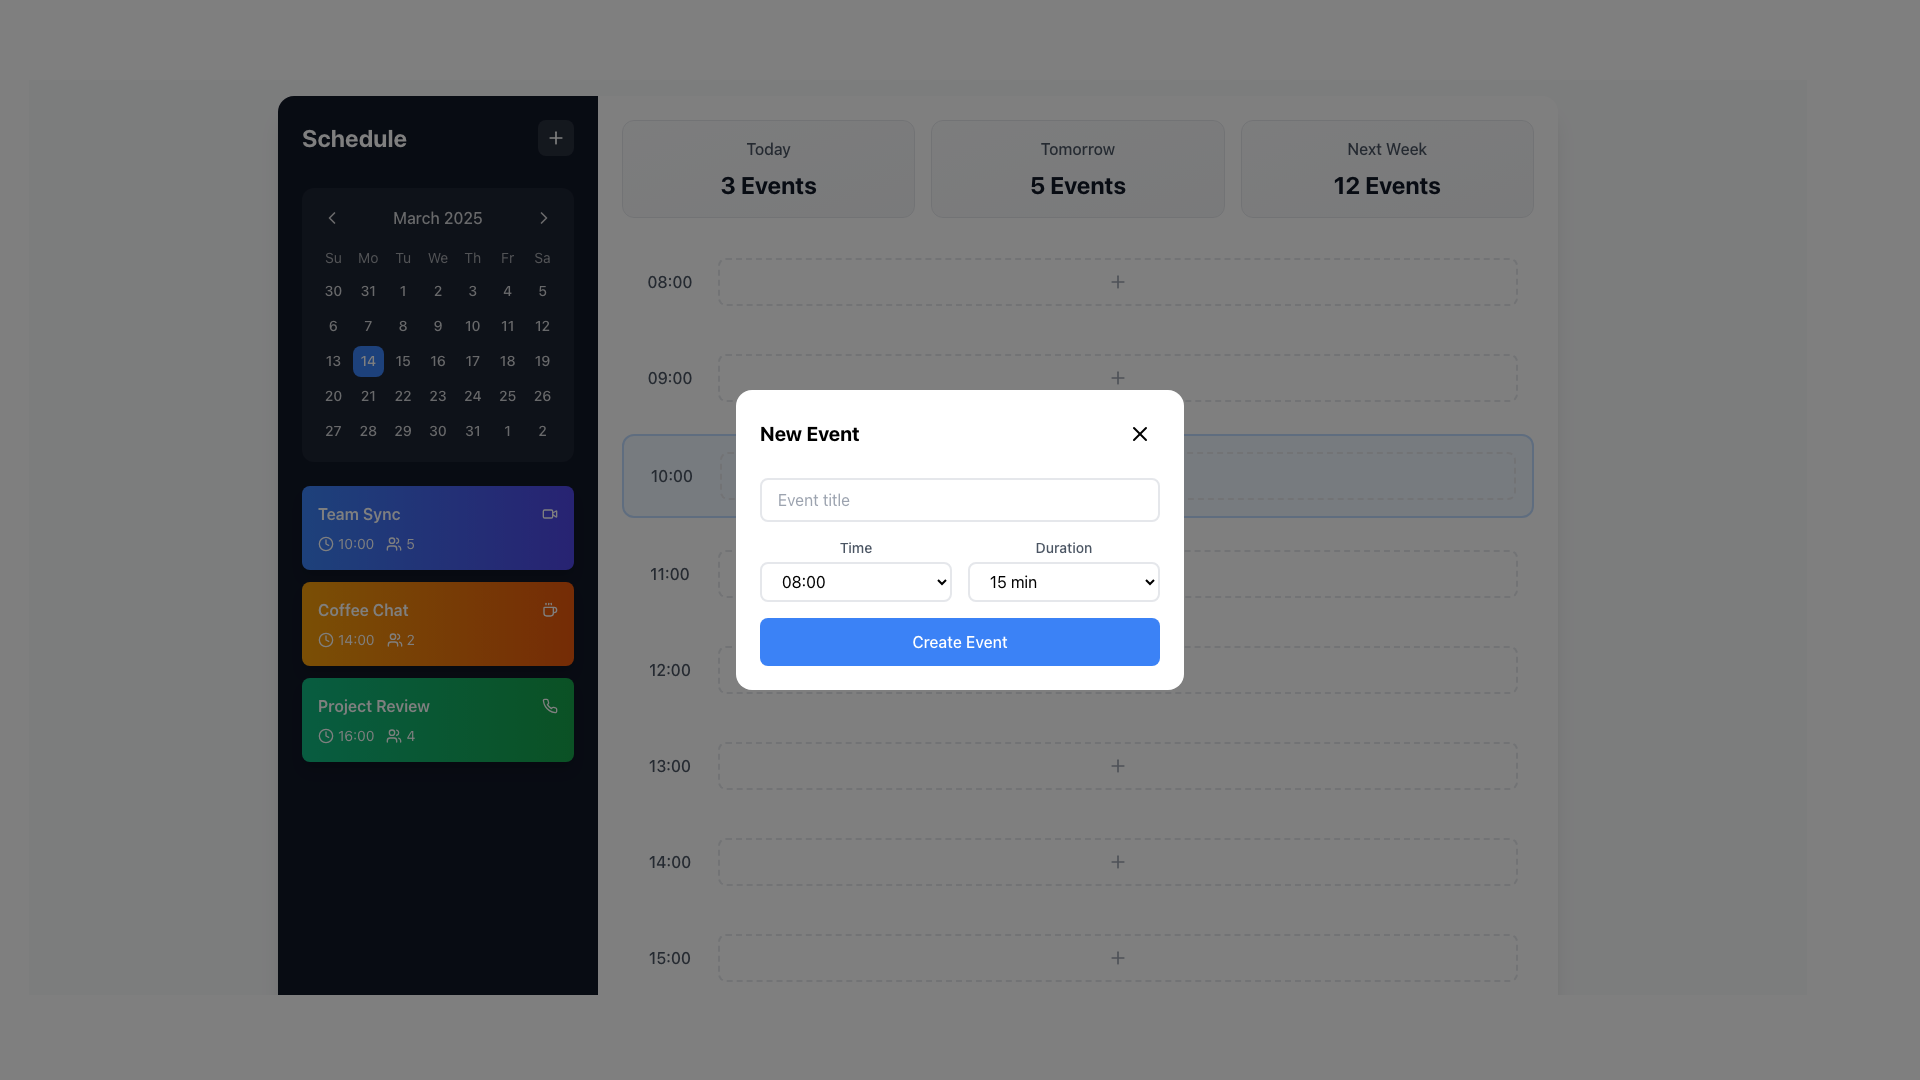 The image size is (1920, 1080). I want to click on the text '14:00' next to the clock icon in the 'Coffee Chat' section of the left sidebar to get tooltip information, so click(346, 640).